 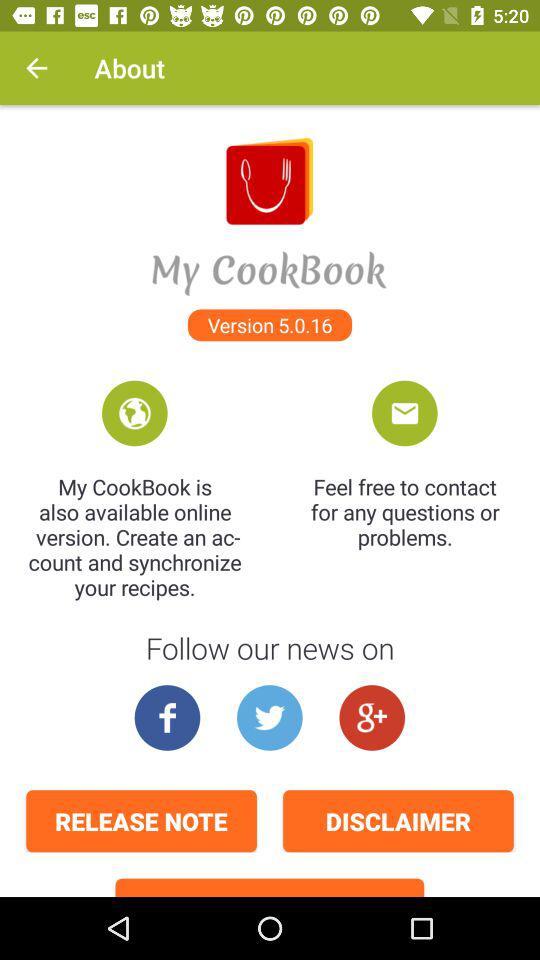 What do you see at coordinates (372, 717) in the screenshot?
I see `the follow icon` at bounding box center [372, 717].